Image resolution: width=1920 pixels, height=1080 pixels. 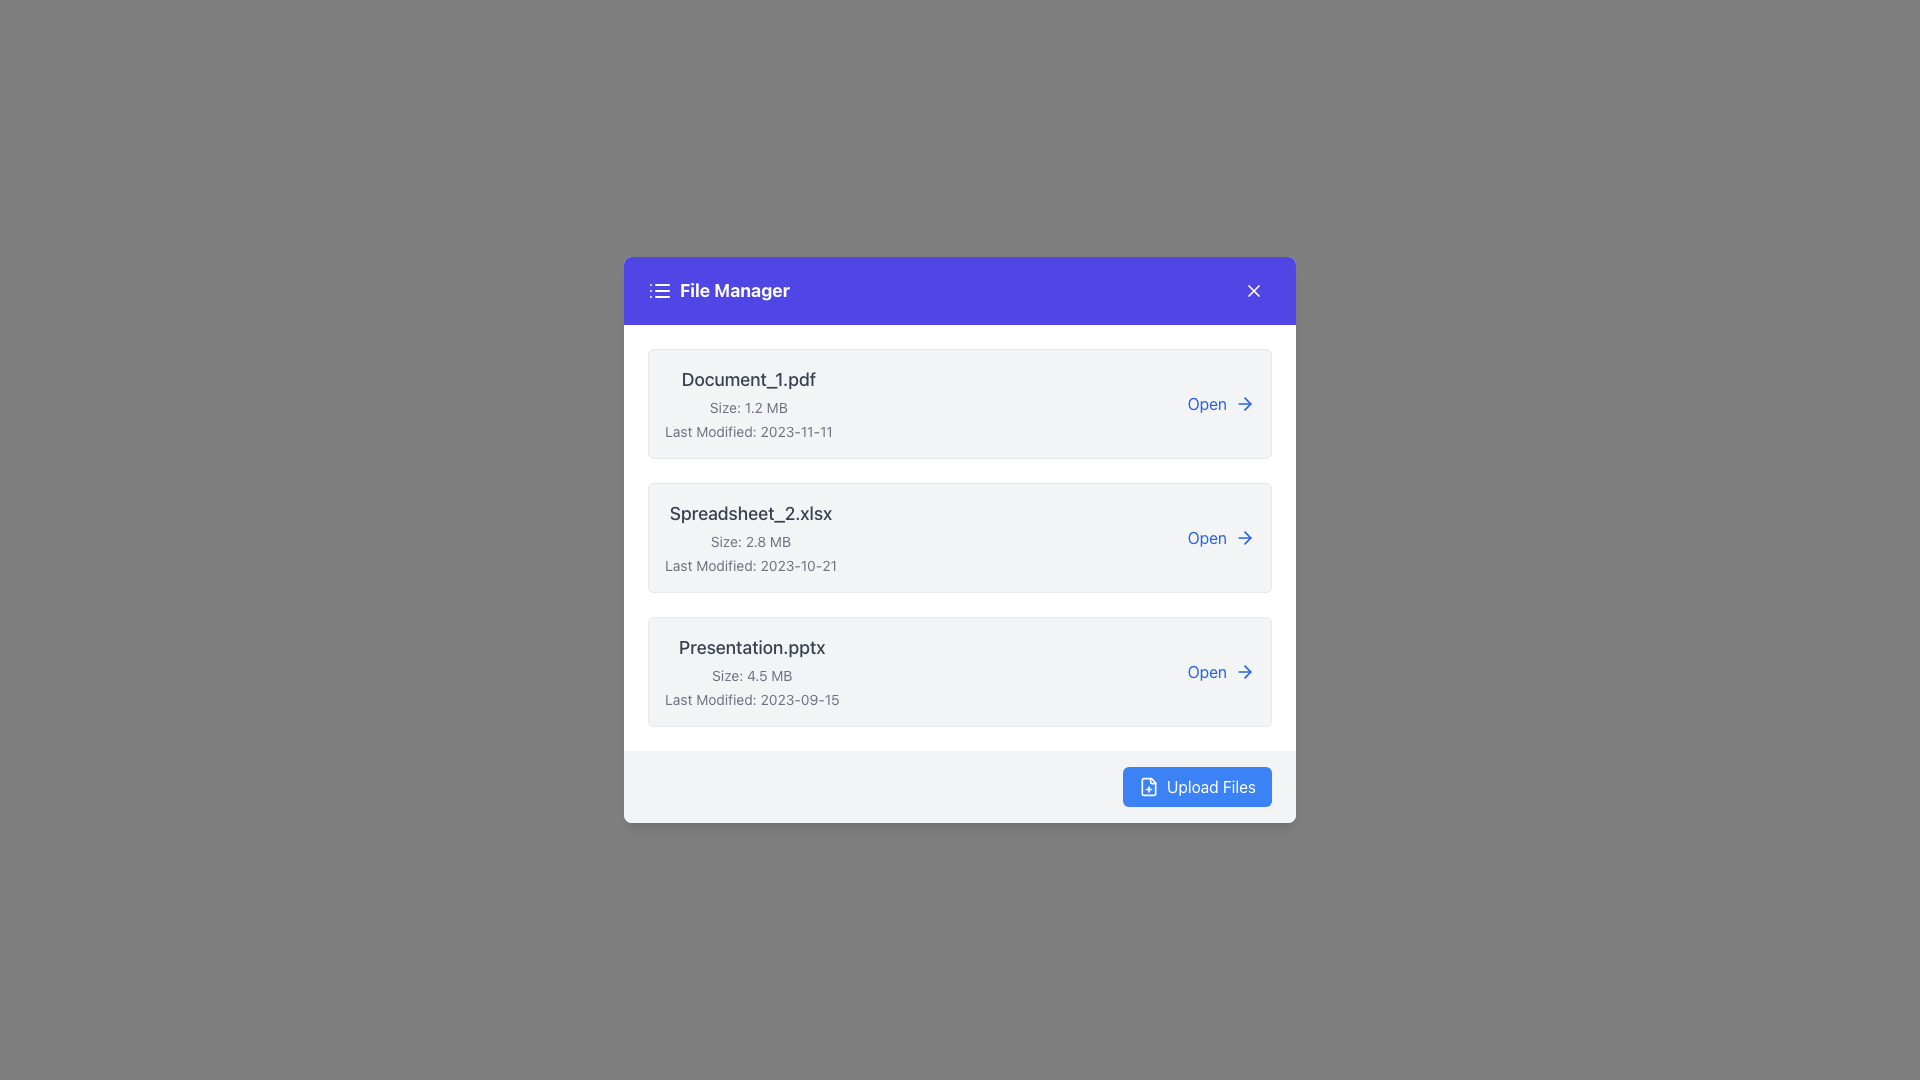 I want to click on the close icon button located in the top-right corner of the 'File Manager' header bar, which is styled with a thin white line on a vibrant purple background, so click(x=1252, y=290).